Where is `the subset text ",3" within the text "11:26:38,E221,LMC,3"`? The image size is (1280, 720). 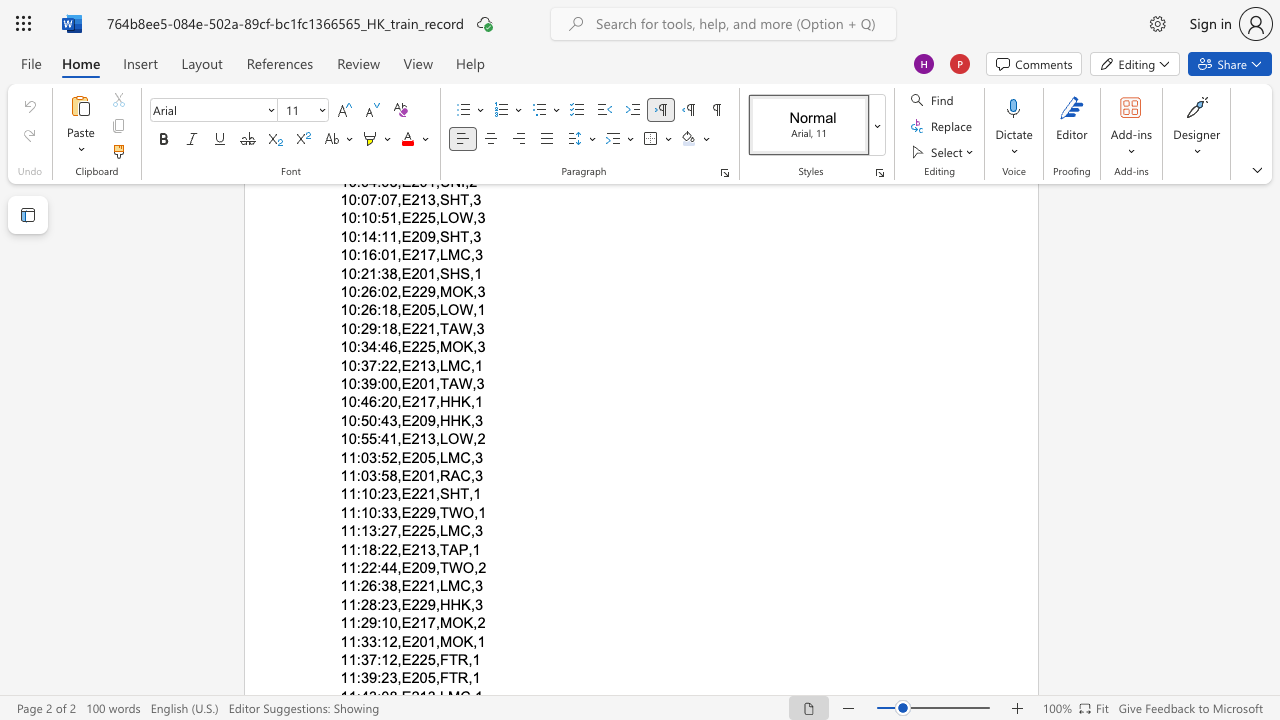
the subset text ",3" within the text "11:26:38,E221,LMC,3" is located at coordinates (469, 585).